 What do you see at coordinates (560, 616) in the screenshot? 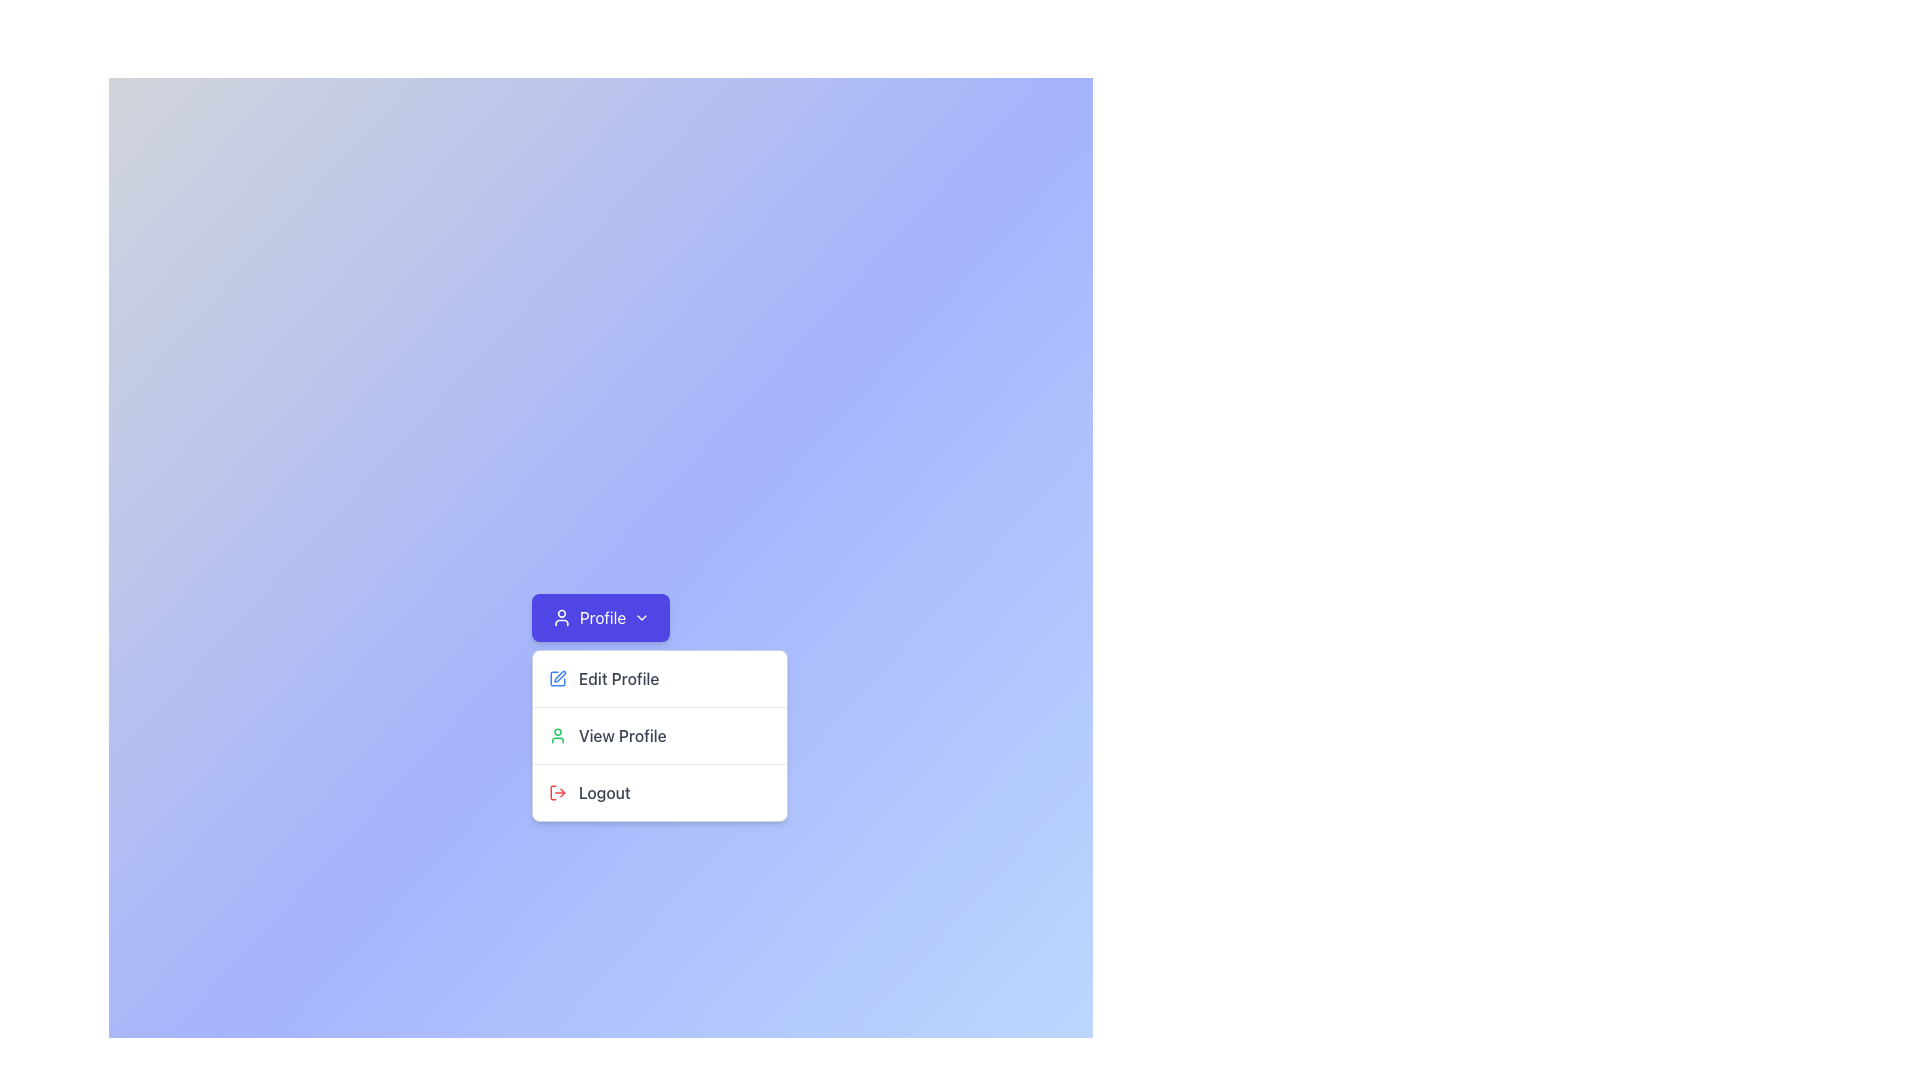
I see `the user profile icon located on the left edge of the 'Profile' button within the dropdown menu` at bounding box center [560, 616].